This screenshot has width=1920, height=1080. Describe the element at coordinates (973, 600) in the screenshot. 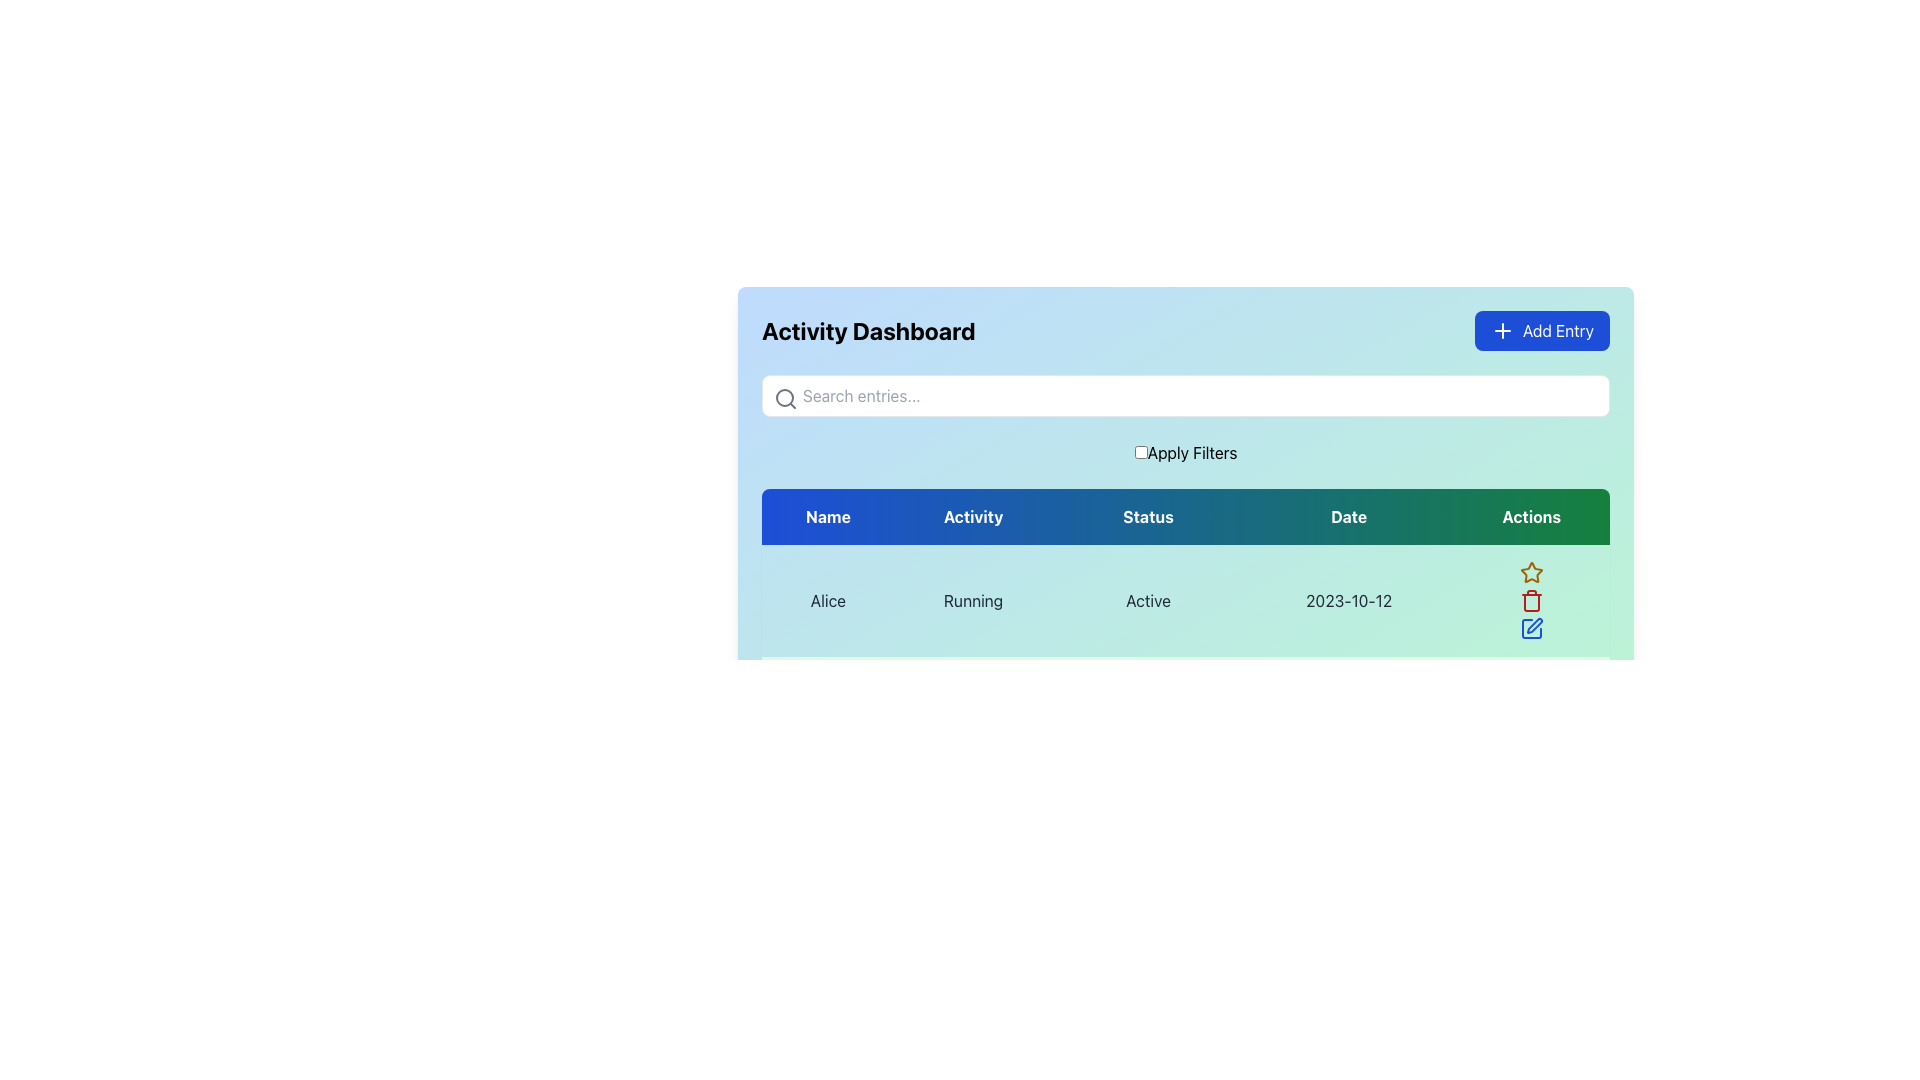

I see `the text label indicating the current activity of 'Alice', which displays 'Running', located in the 'Activity' column of the activity dashboard table` at that location.